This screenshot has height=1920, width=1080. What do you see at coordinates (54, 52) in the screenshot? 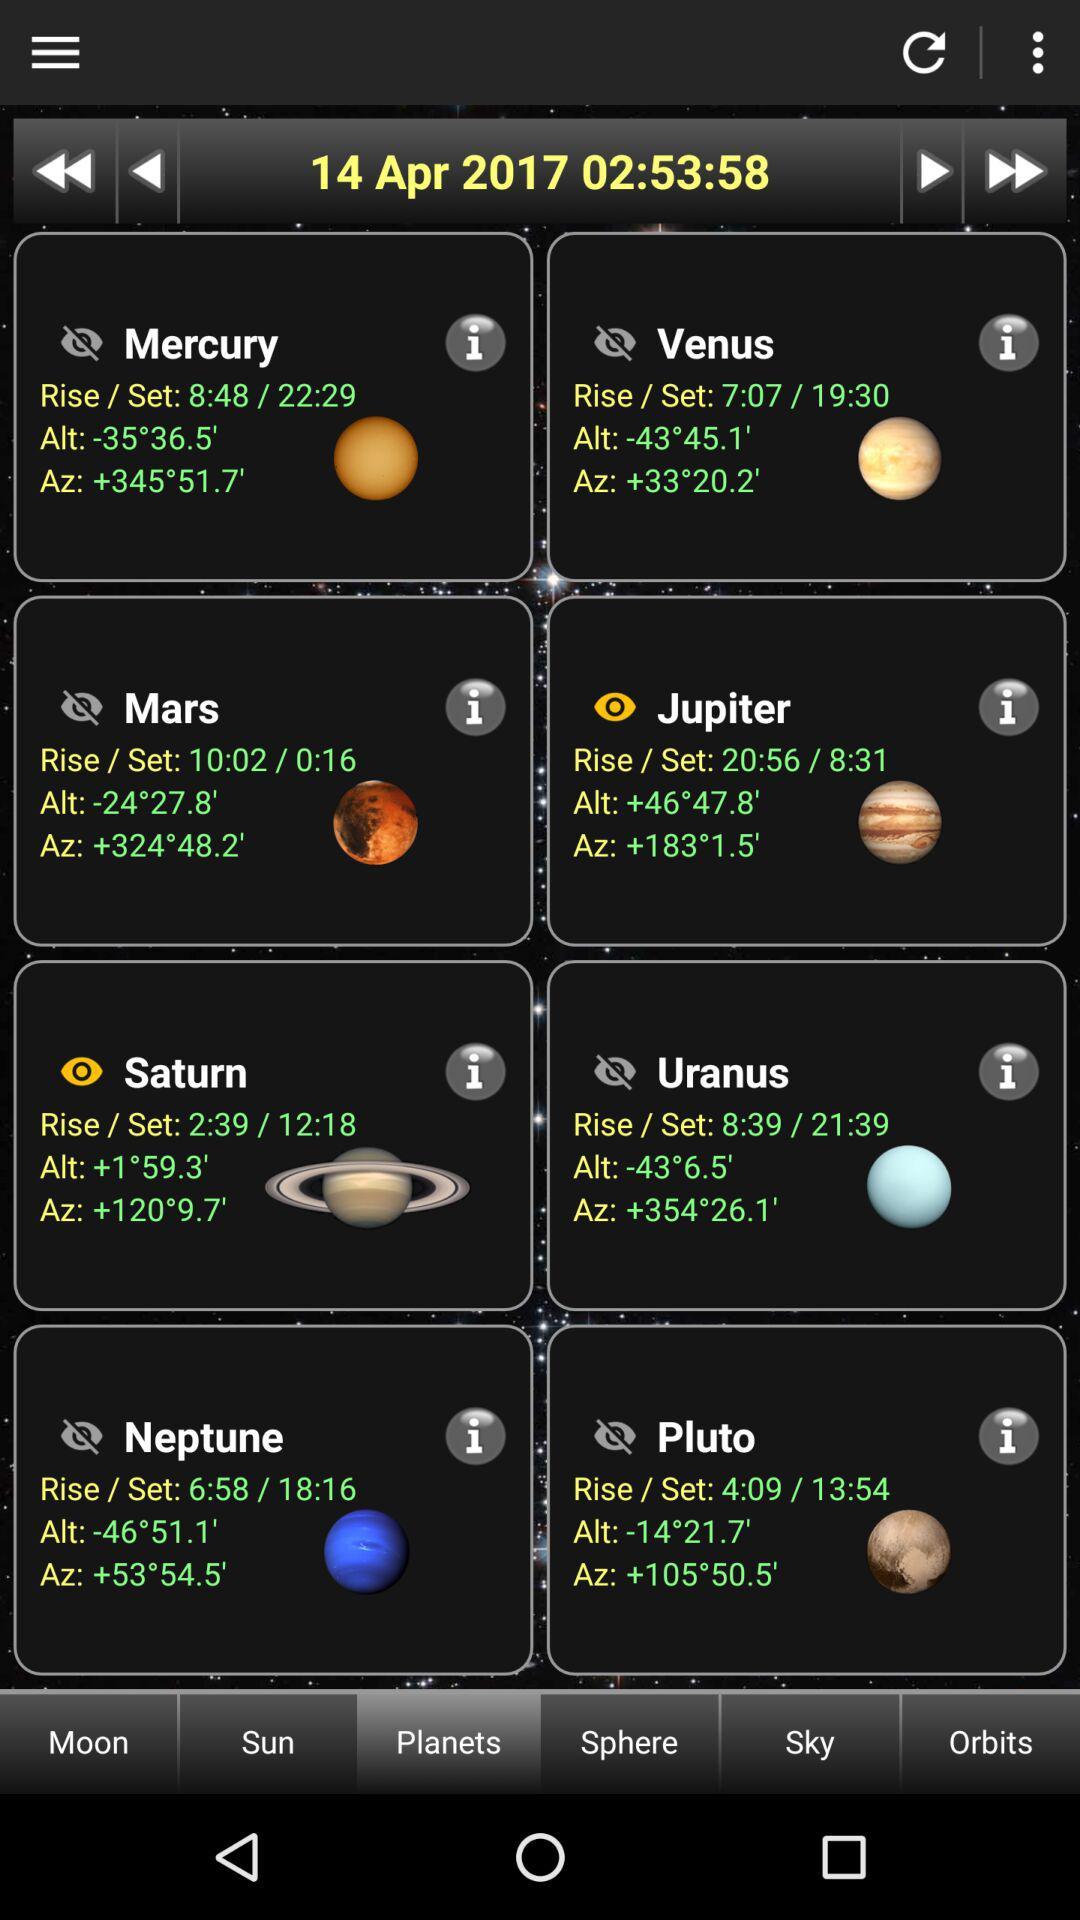
I see `click for dropdown box` at bounding box center [54, 52].